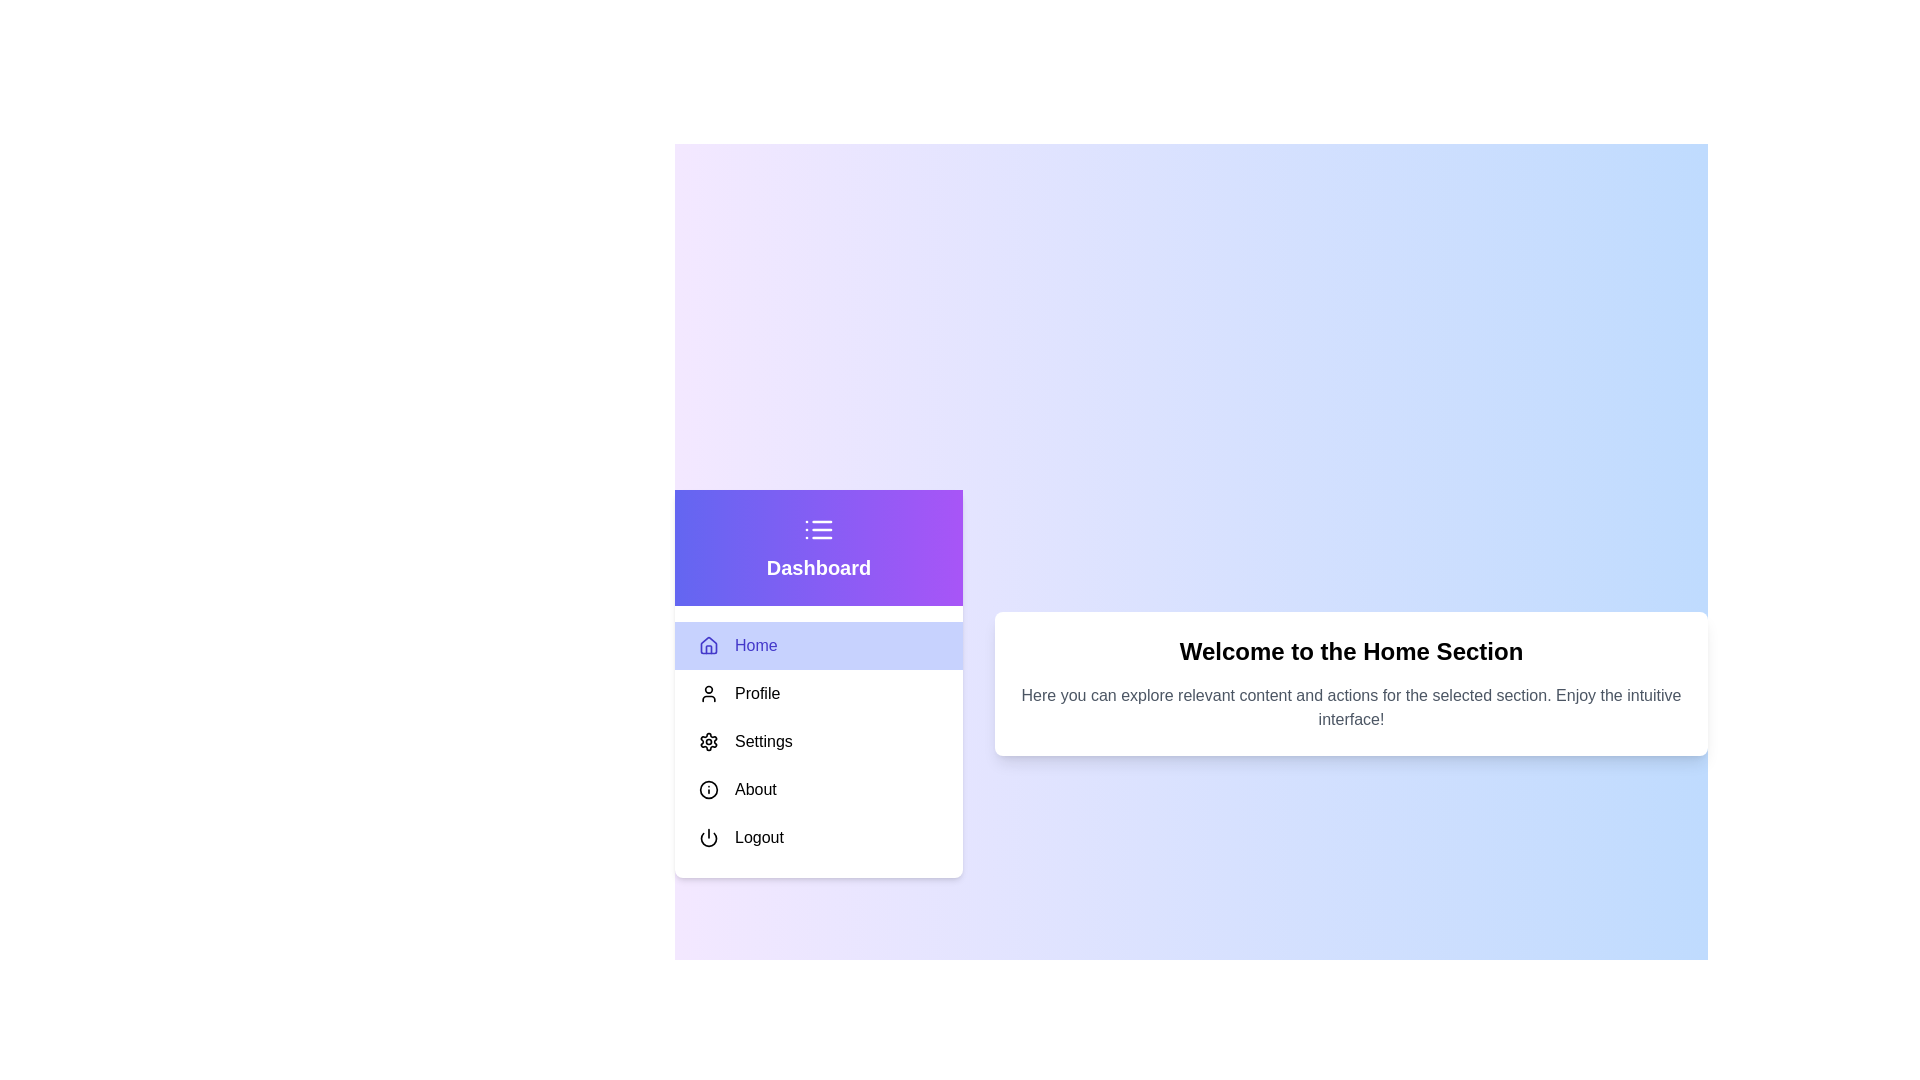  I want to click on the menu item Logout to select it, so click(819, 837).